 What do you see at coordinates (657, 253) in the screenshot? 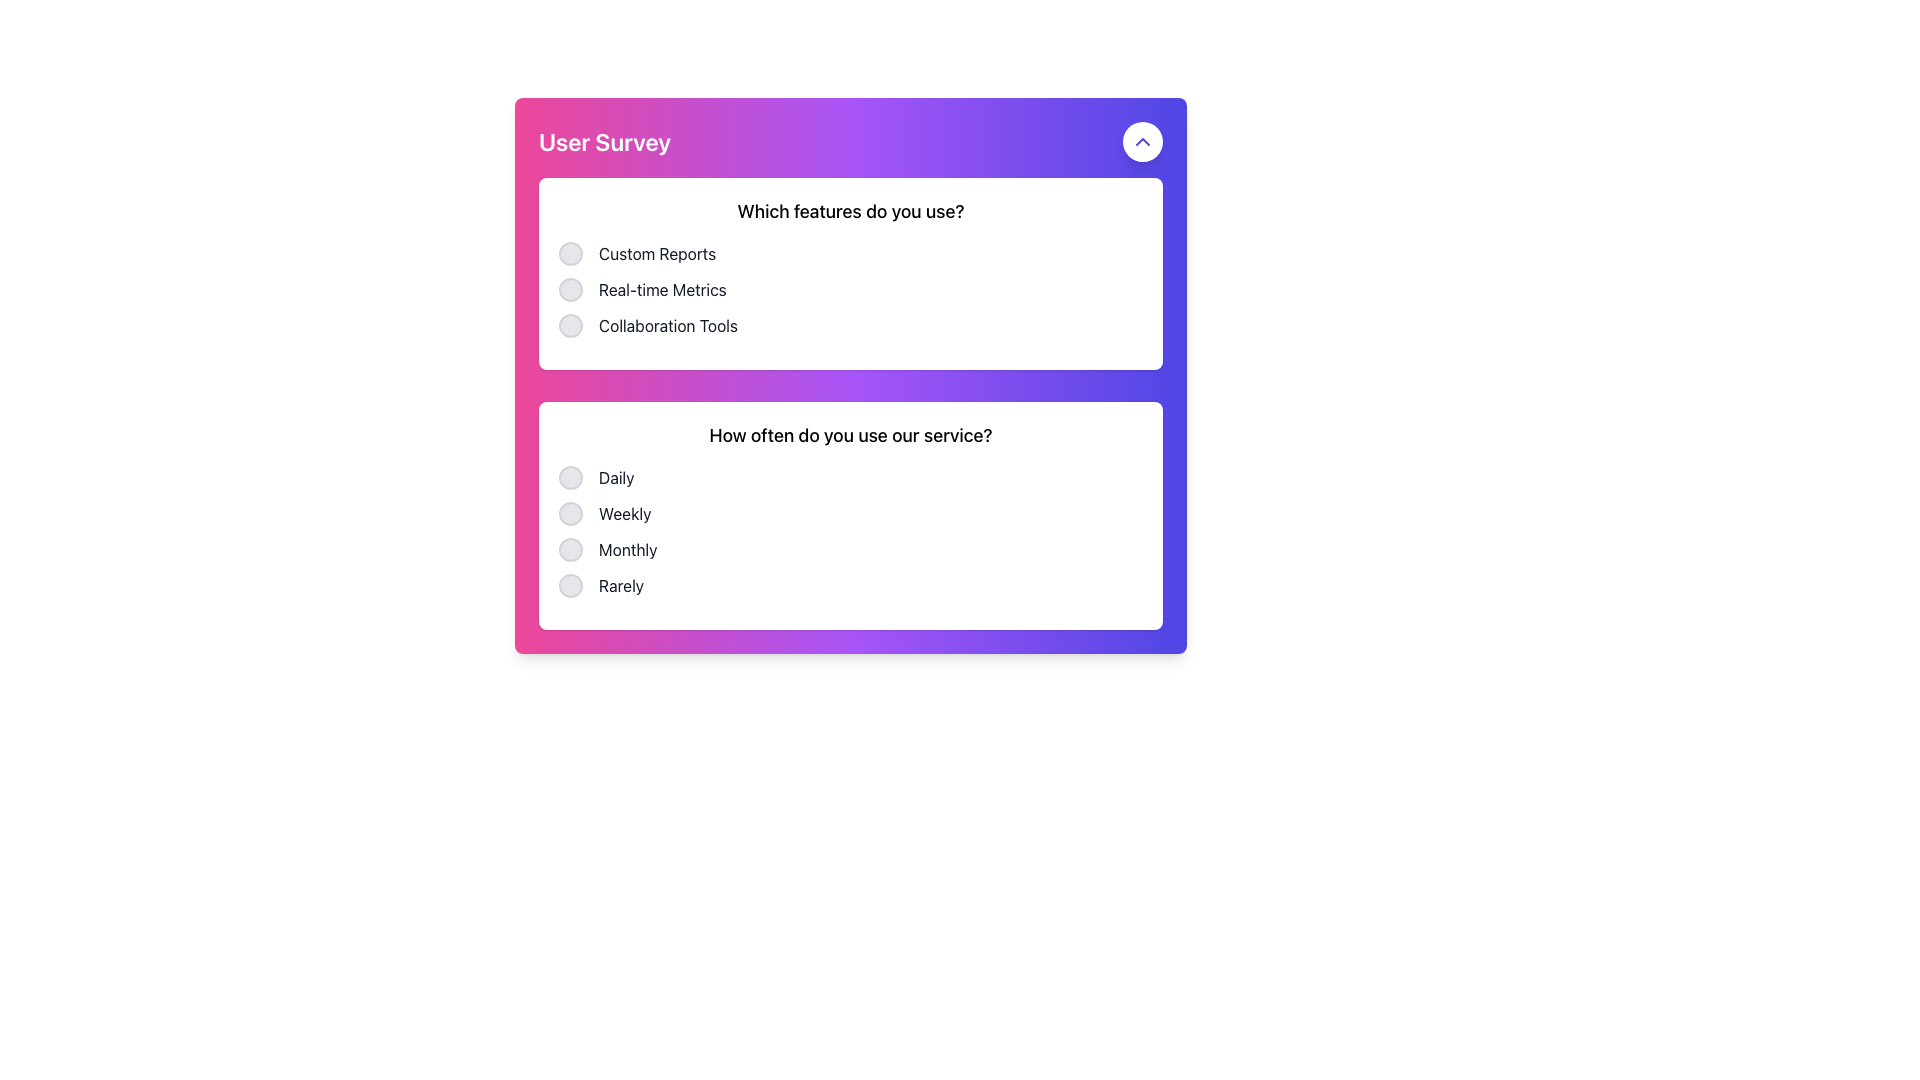
I see `the Text Label for 'Custom Reports', which is positioned under the survey question 'Which features do you use?' and is the first option in the list, located to the right of the selection circular button` at bounding box center [657, 253].